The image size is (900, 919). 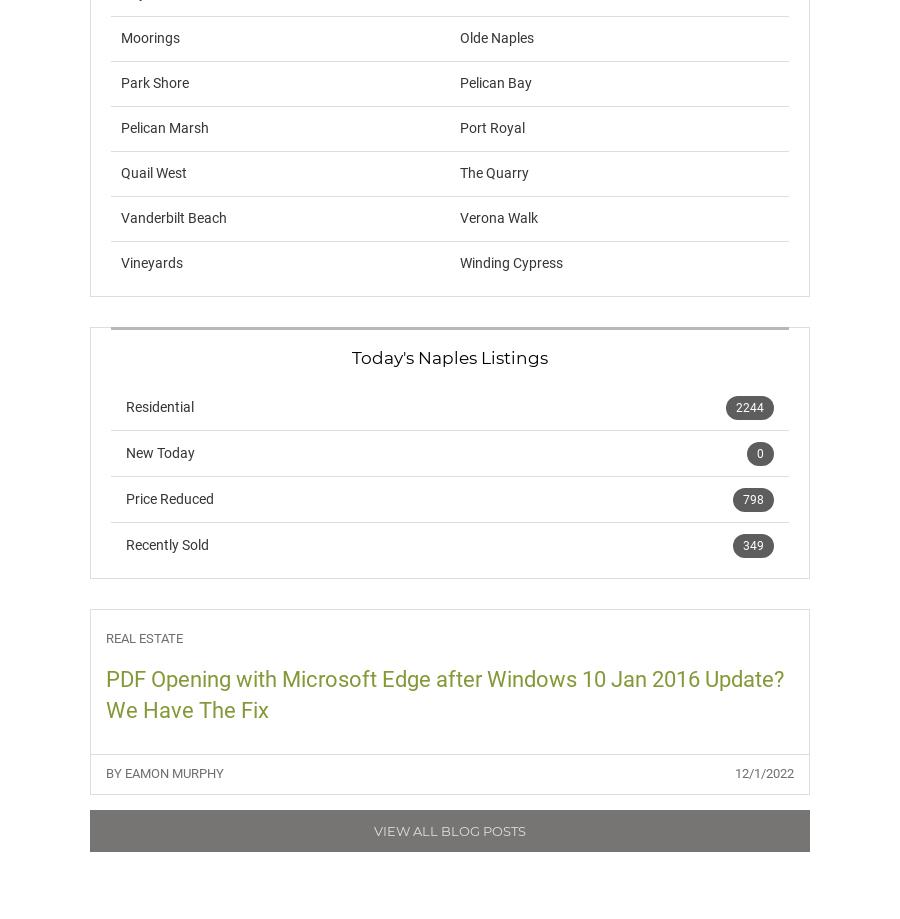 I want to click on 'Today's Naples Listings', so click(x=450, y=357).